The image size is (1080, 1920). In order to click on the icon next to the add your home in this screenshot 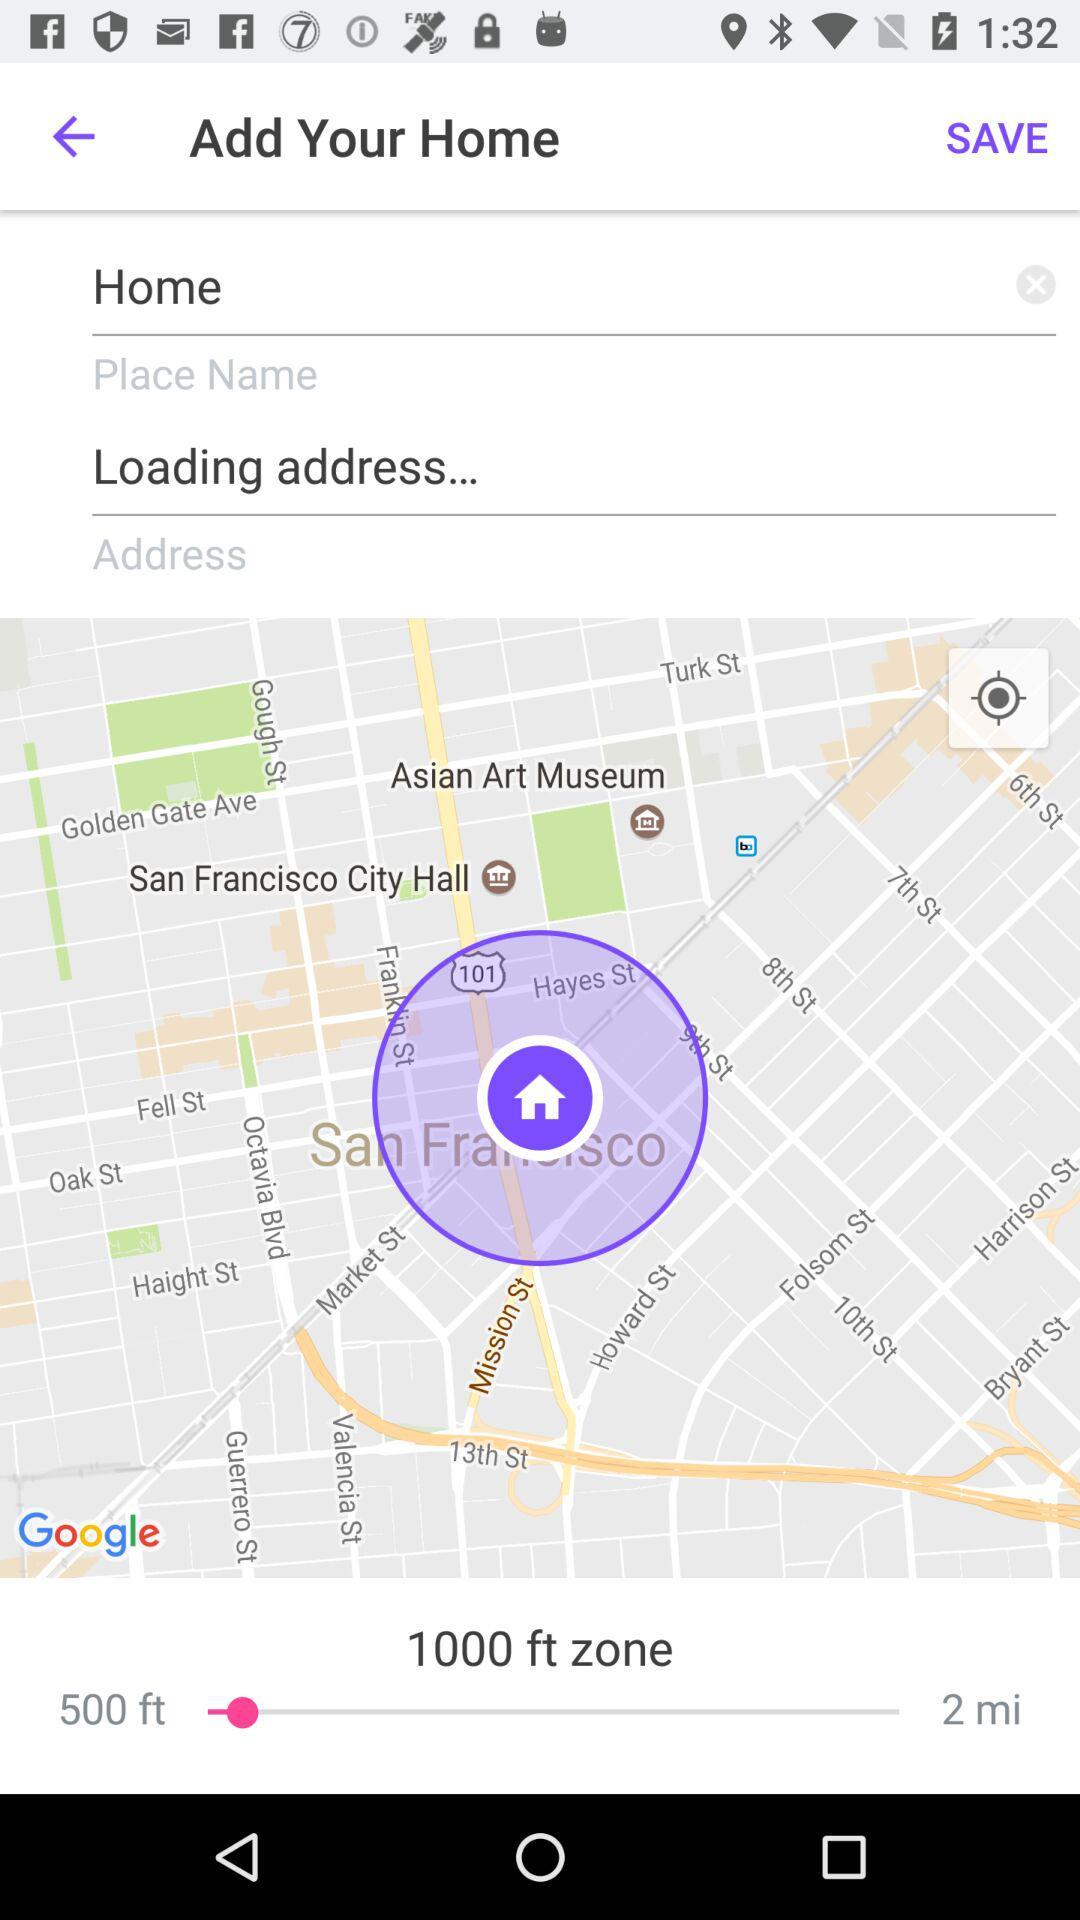, I will do `click(72, 135)`.